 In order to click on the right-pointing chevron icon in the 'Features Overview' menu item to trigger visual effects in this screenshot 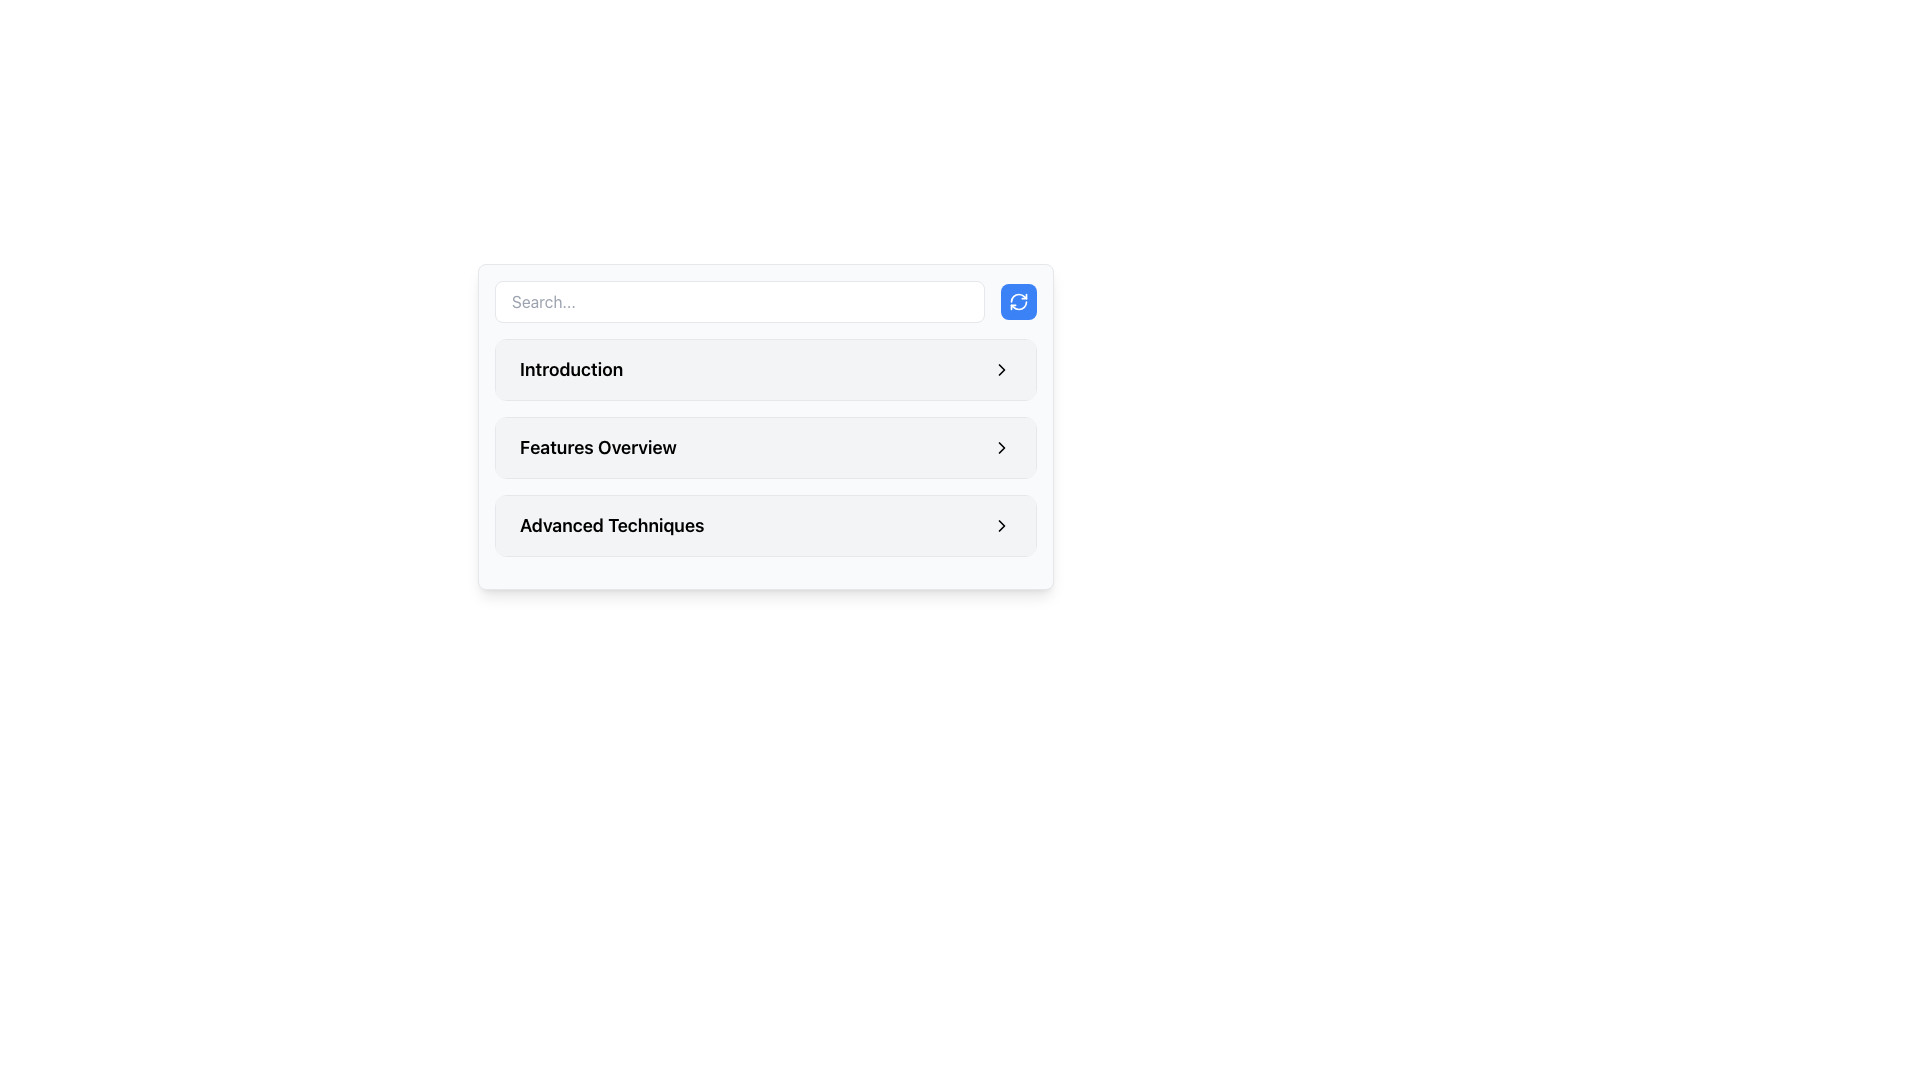, I will do `click(1002, 446)`.